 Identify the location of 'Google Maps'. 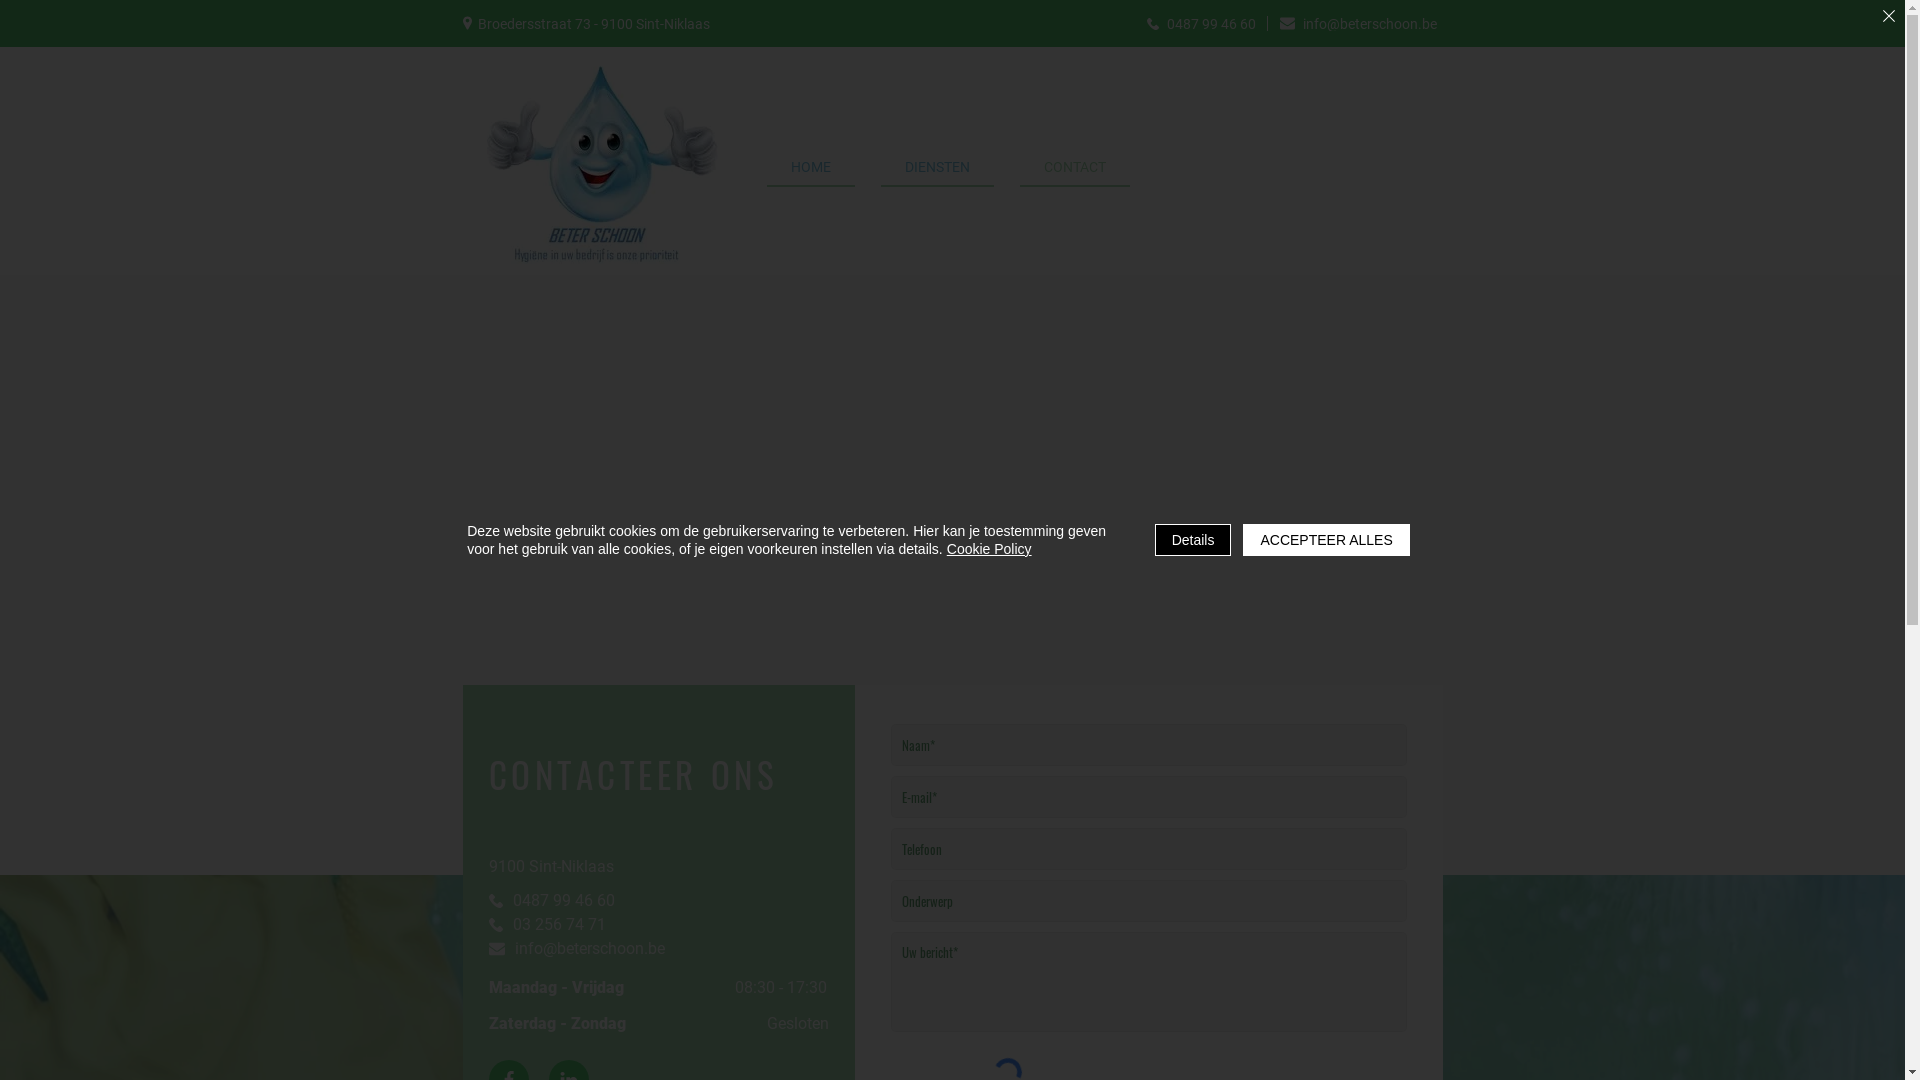
(0, 574).